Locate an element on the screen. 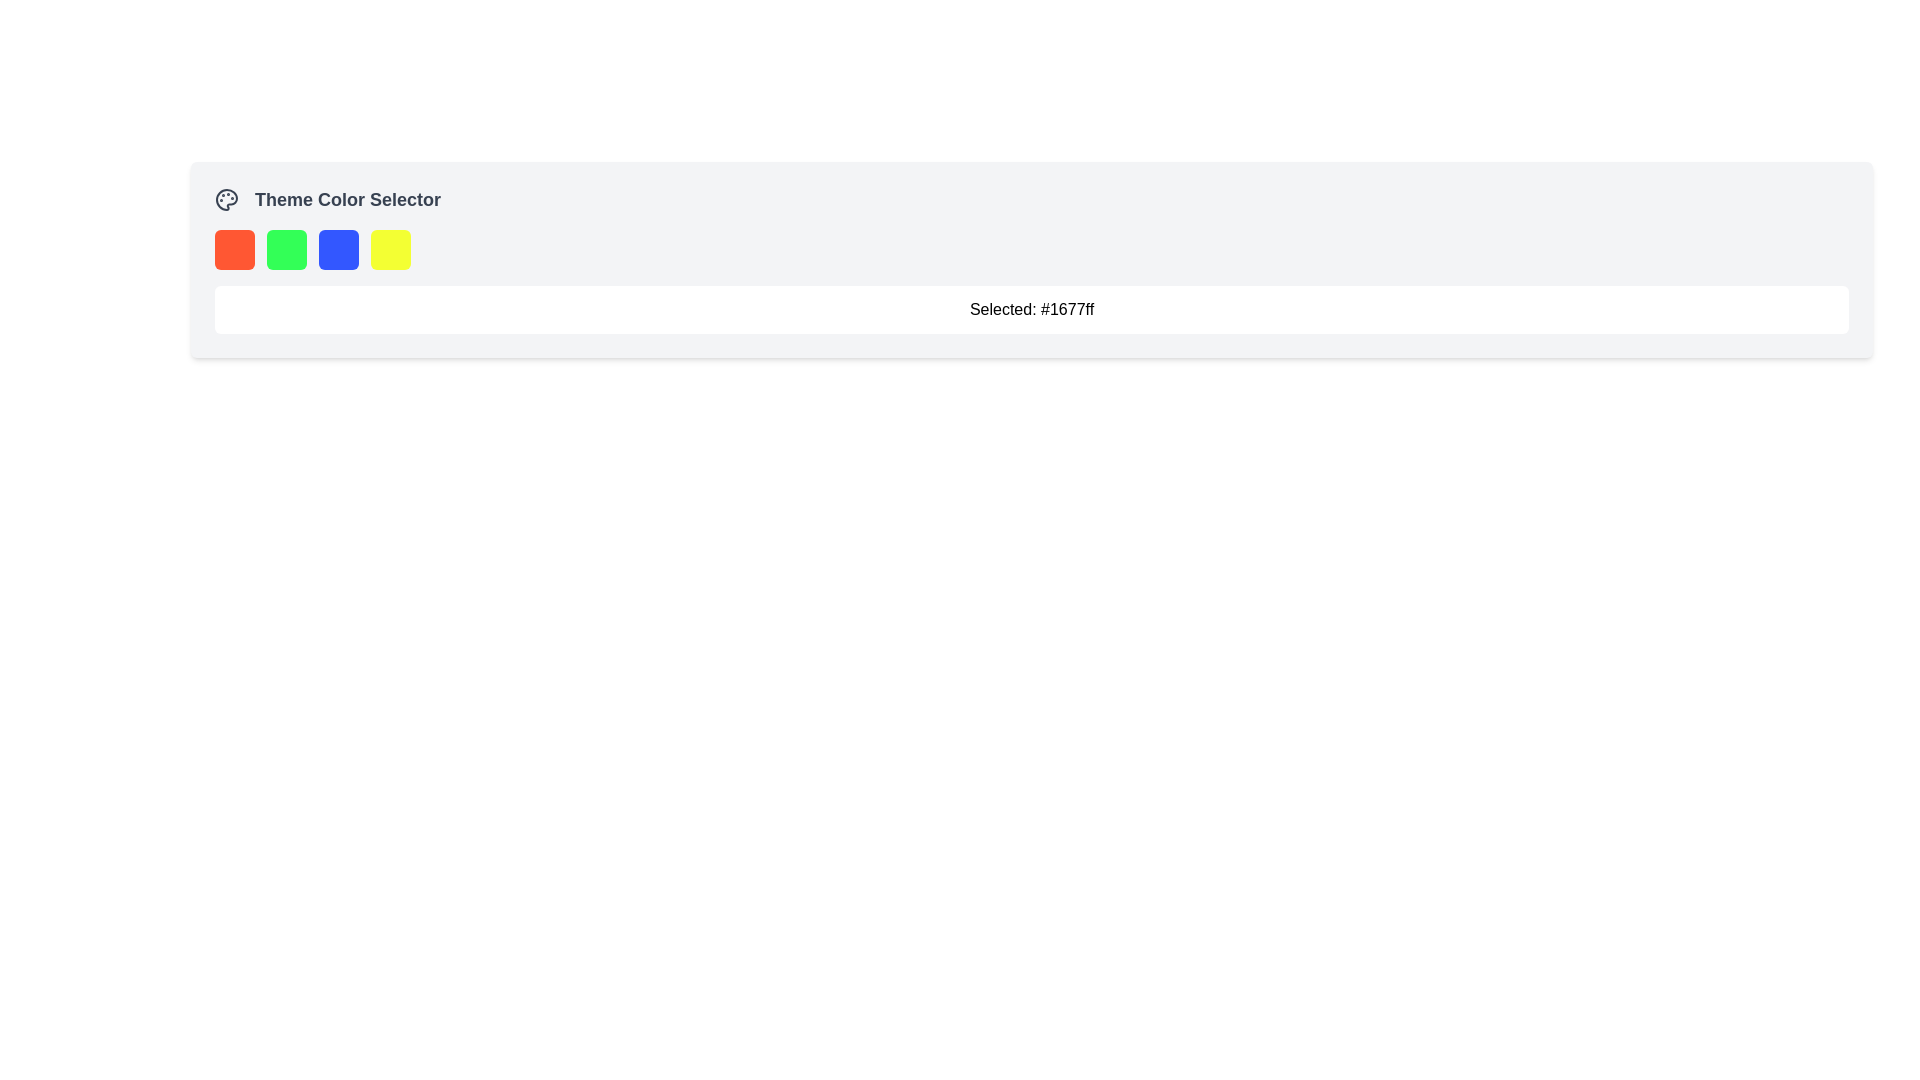 This screenshot has width=1920, height=1080. the Color selection button located in the Theme Color Selector section is located at coordinates (235, 249).